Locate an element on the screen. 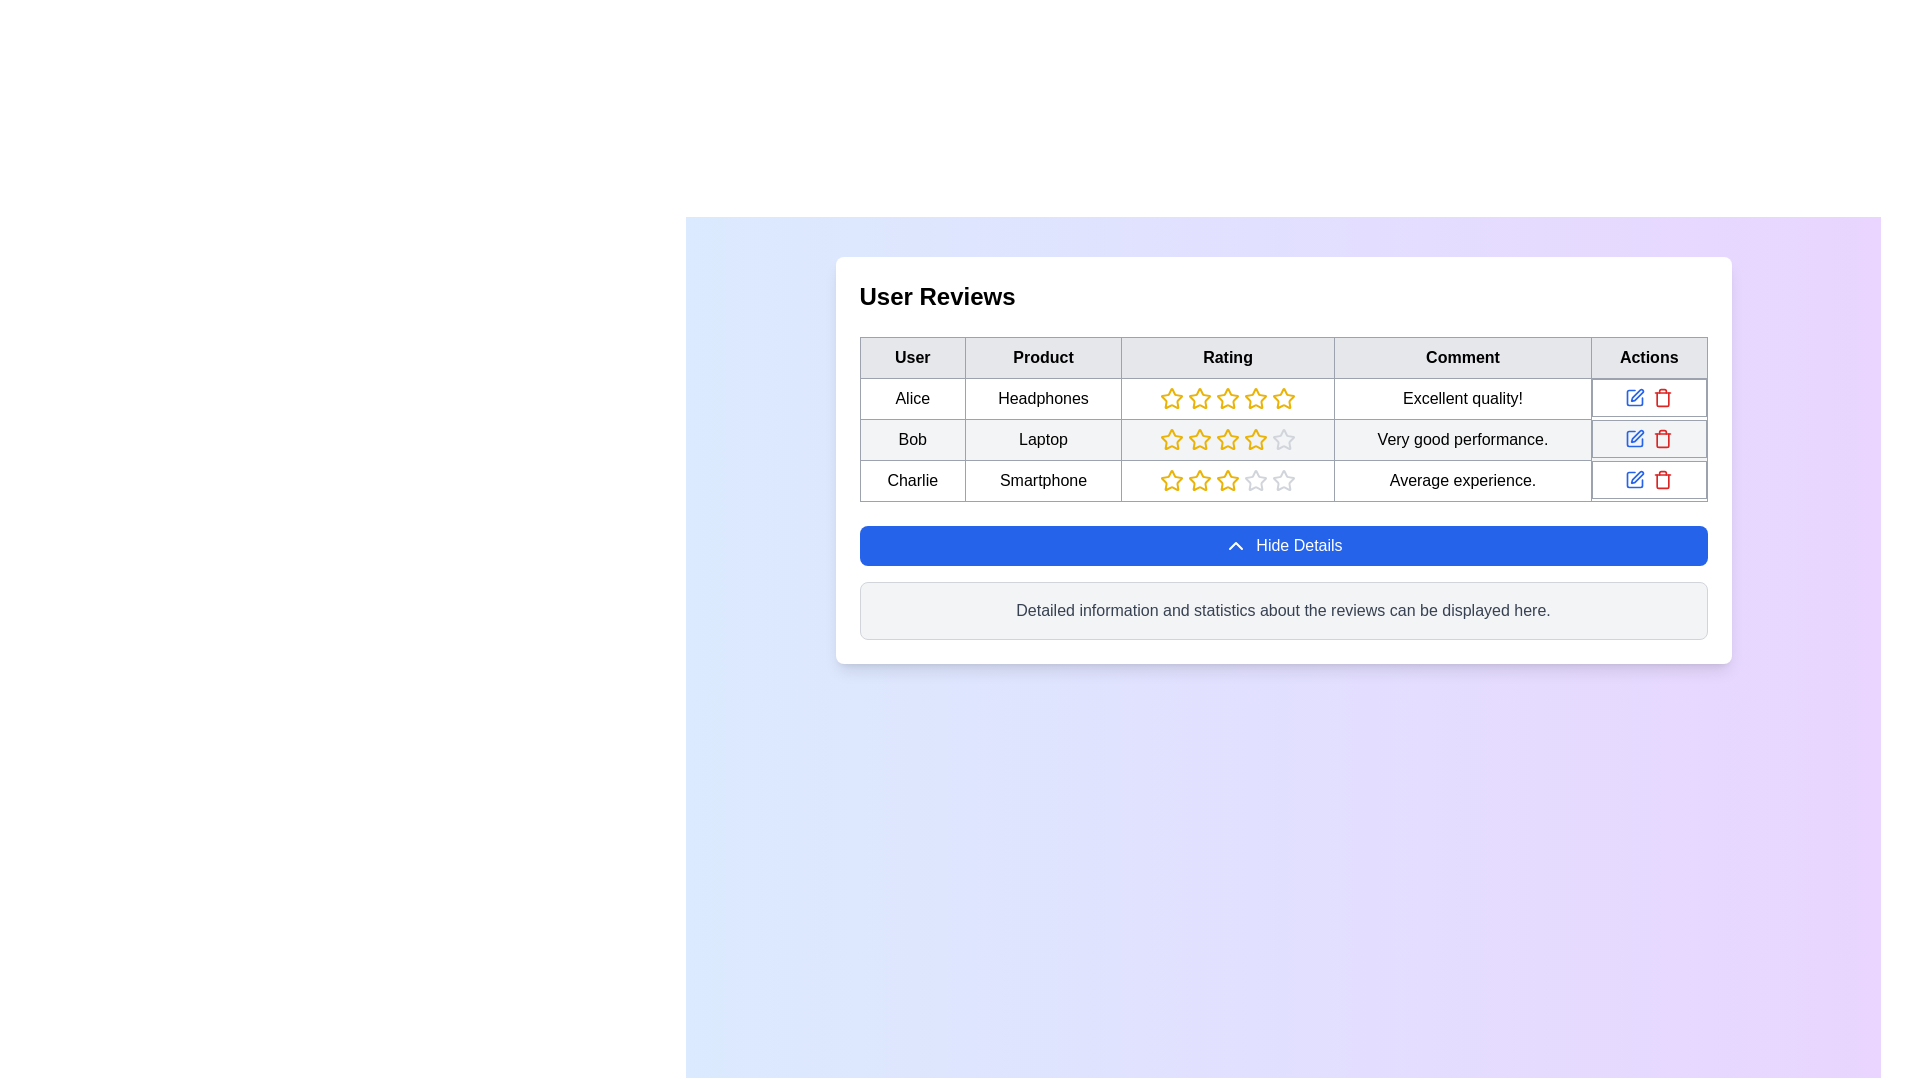 The height and width of the screenshot is (1080, 1920). the second star in the Interactive star rating component for user 'Alice' and product 'Headphones' is located at coordinates (1200, 398).